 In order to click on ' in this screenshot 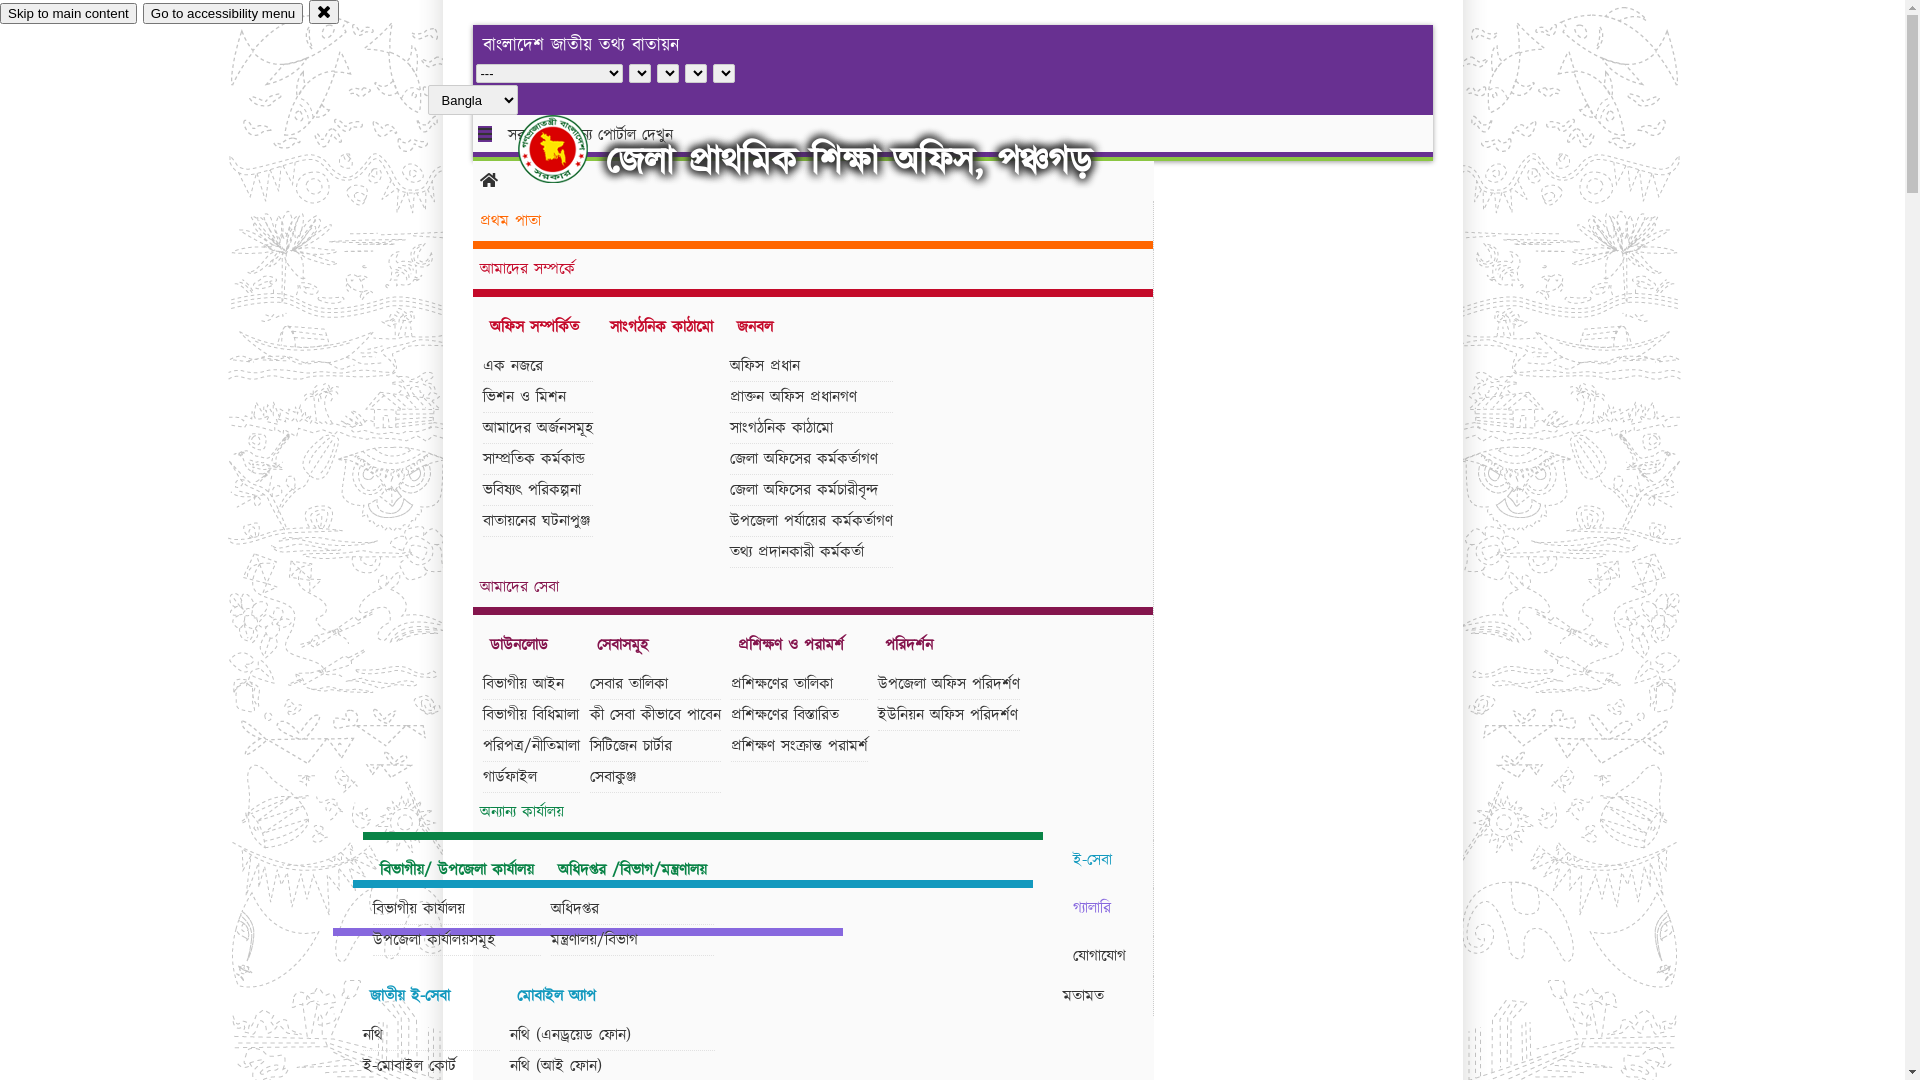, I will do `click(569, 148)`.